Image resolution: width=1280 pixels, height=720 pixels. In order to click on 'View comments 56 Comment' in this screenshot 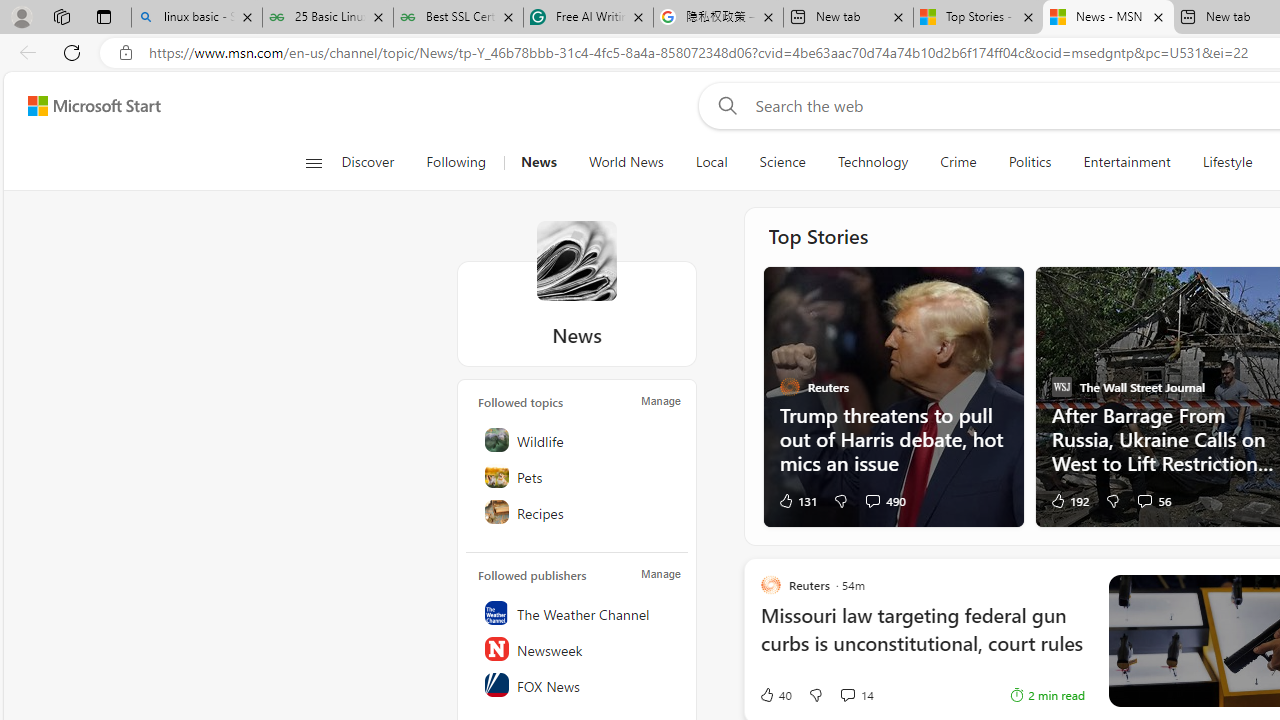, I will do `click(1153, 499)`.